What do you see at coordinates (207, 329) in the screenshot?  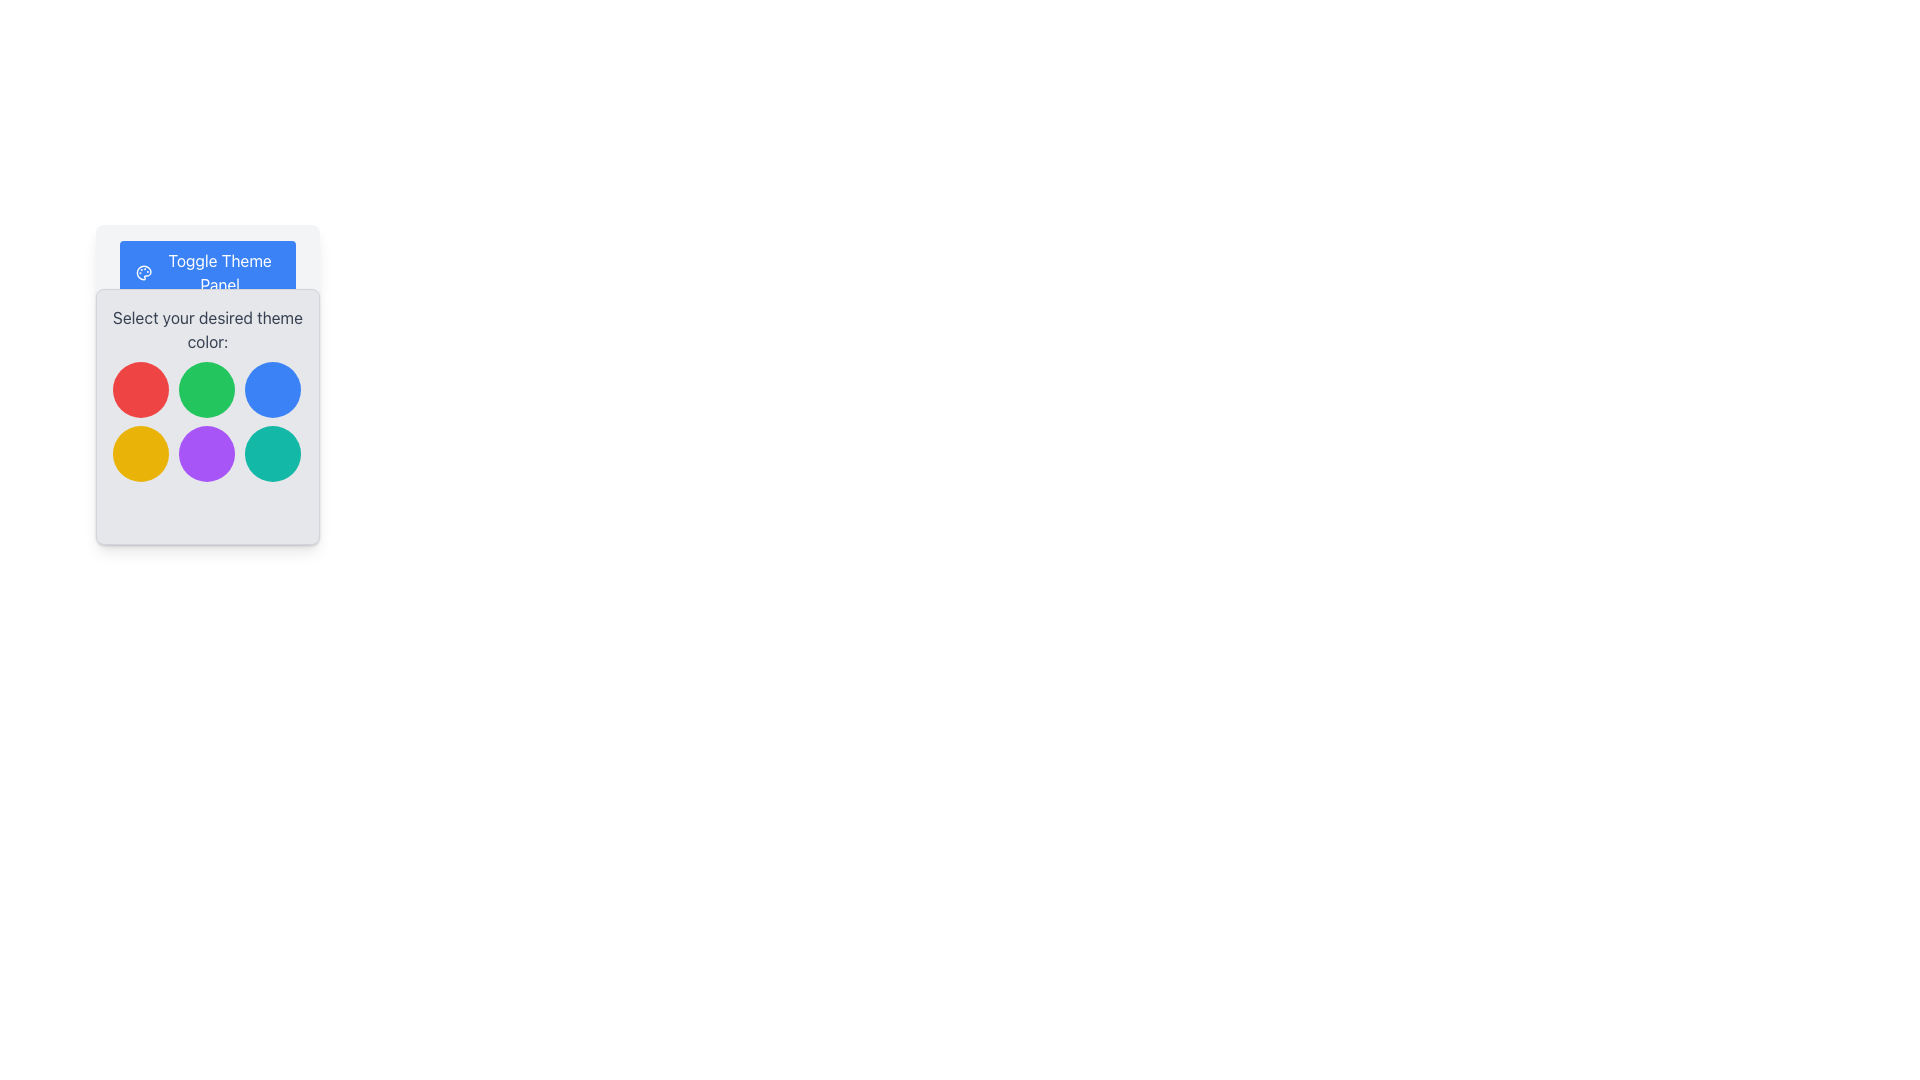 I see `the instructional text label that guides users in choosing a theme color, located below the 'Toggle Theme Panel' header` at bounding box center [207, 329].